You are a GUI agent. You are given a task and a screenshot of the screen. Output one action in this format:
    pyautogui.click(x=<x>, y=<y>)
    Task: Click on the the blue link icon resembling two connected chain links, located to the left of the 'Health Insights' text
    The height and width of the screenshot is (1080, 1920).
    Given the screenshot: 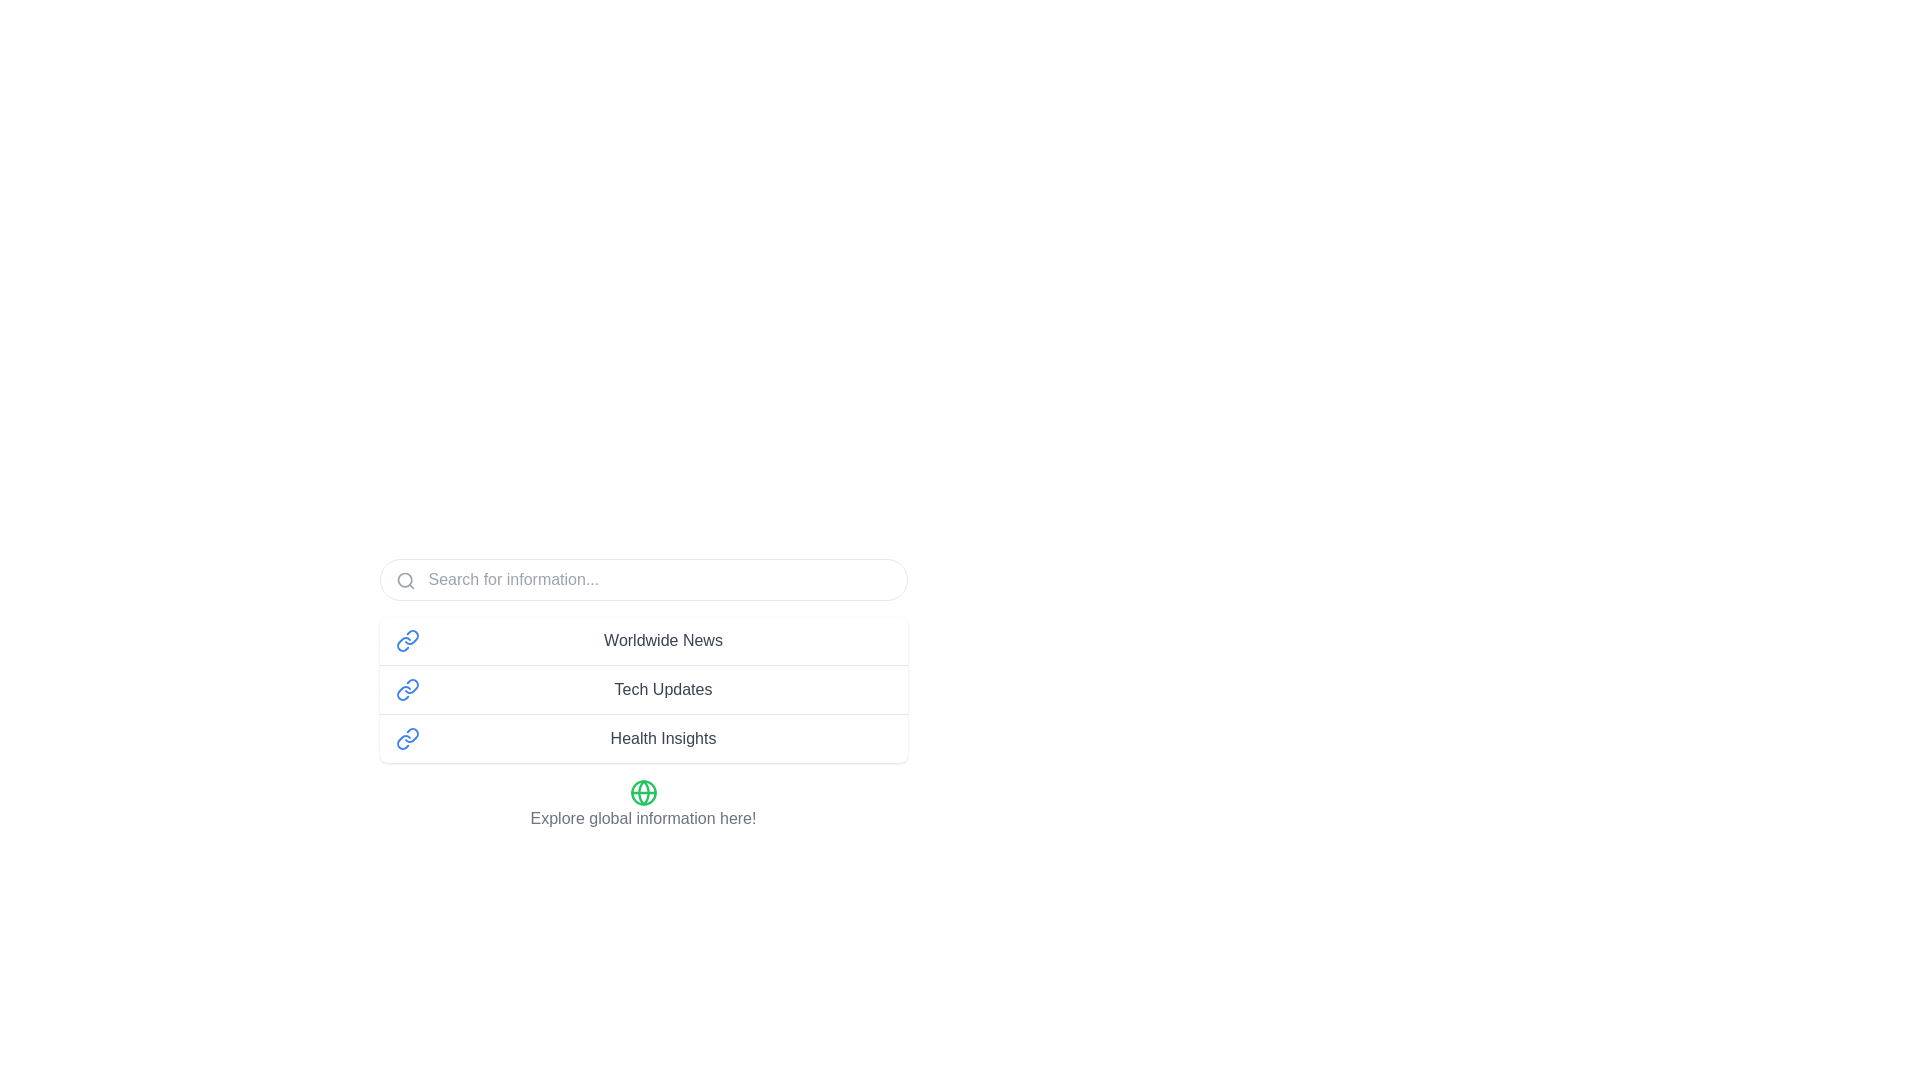 What is the action you would take?
    pyautogui.click(x=406, y=739)
    